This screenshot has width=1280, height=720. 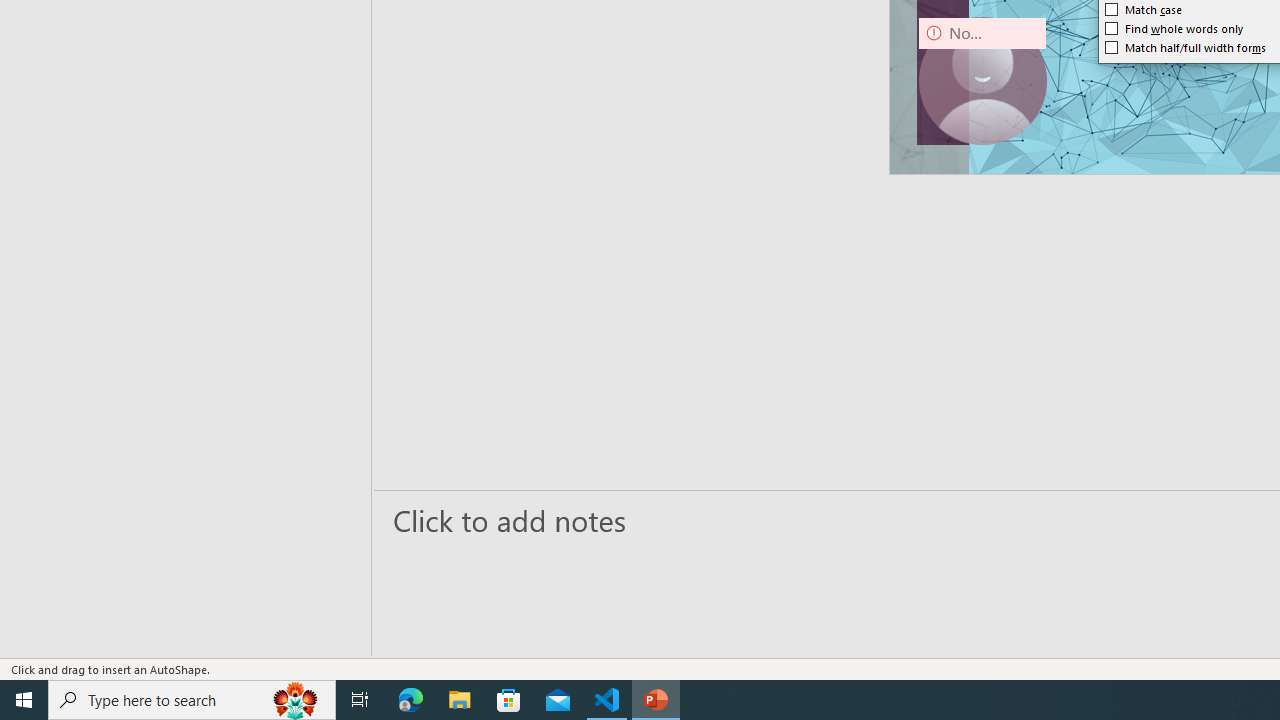 I want to click on 'File Explorer', so click(x=459, y=698).